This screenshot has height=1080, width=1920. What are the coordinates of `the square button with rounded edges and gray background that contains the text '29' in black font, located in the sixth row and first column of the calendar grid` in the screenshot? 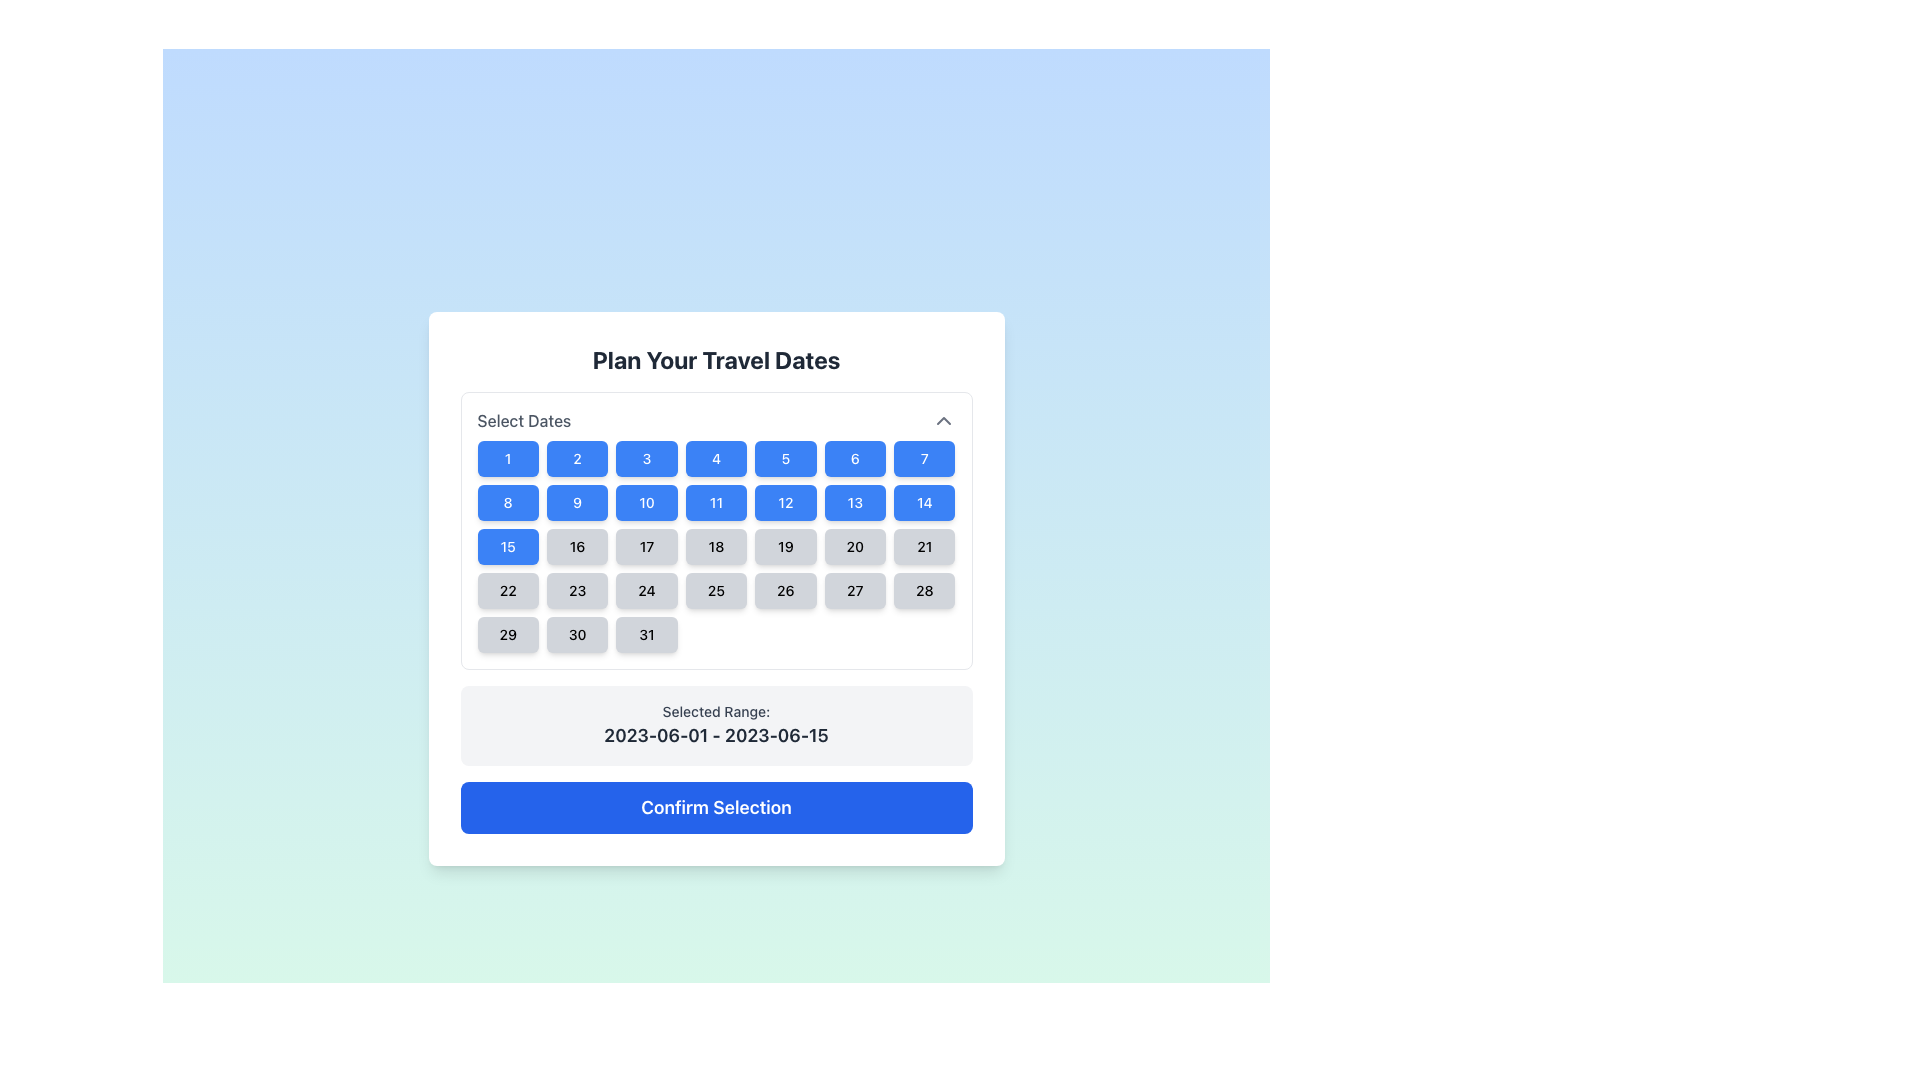 It's located at (508, 635).